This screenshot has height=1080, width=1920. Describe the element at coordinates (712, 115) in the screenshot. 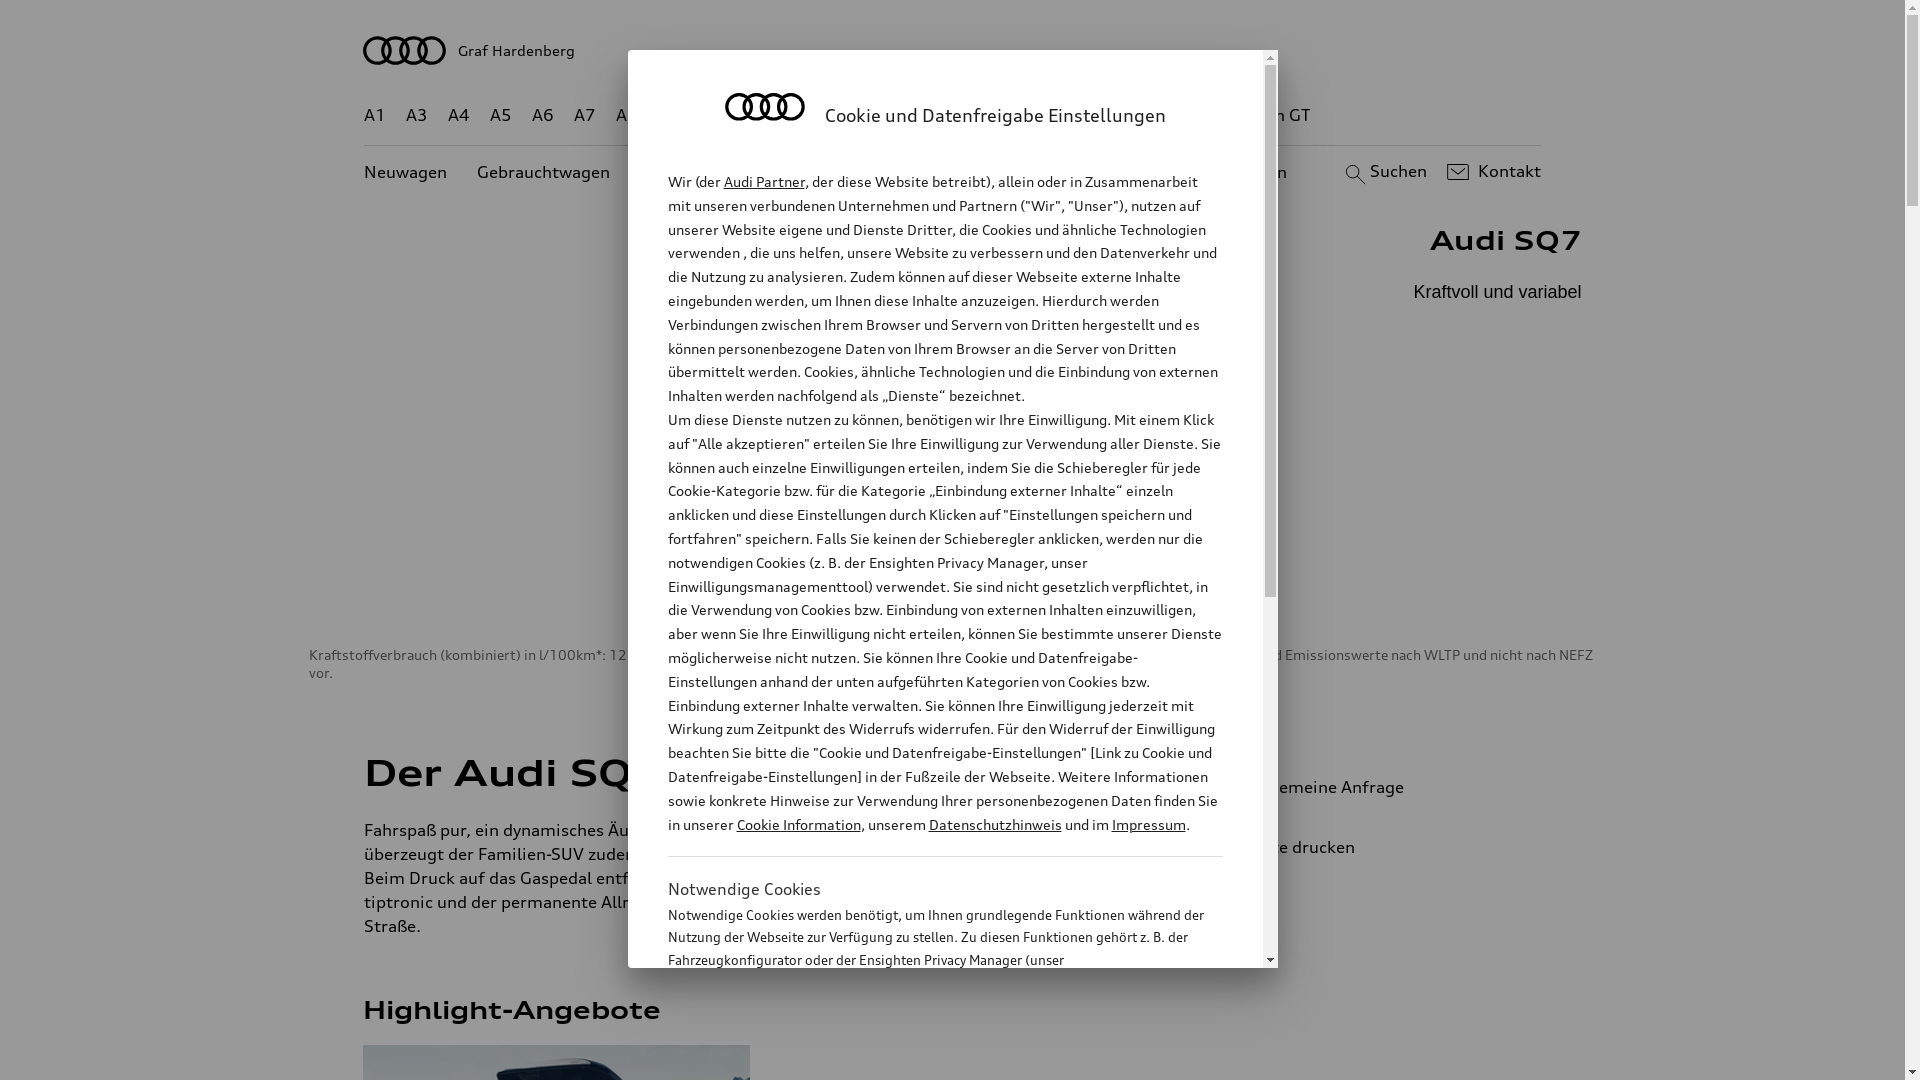

I see `'Q3'` at that location.